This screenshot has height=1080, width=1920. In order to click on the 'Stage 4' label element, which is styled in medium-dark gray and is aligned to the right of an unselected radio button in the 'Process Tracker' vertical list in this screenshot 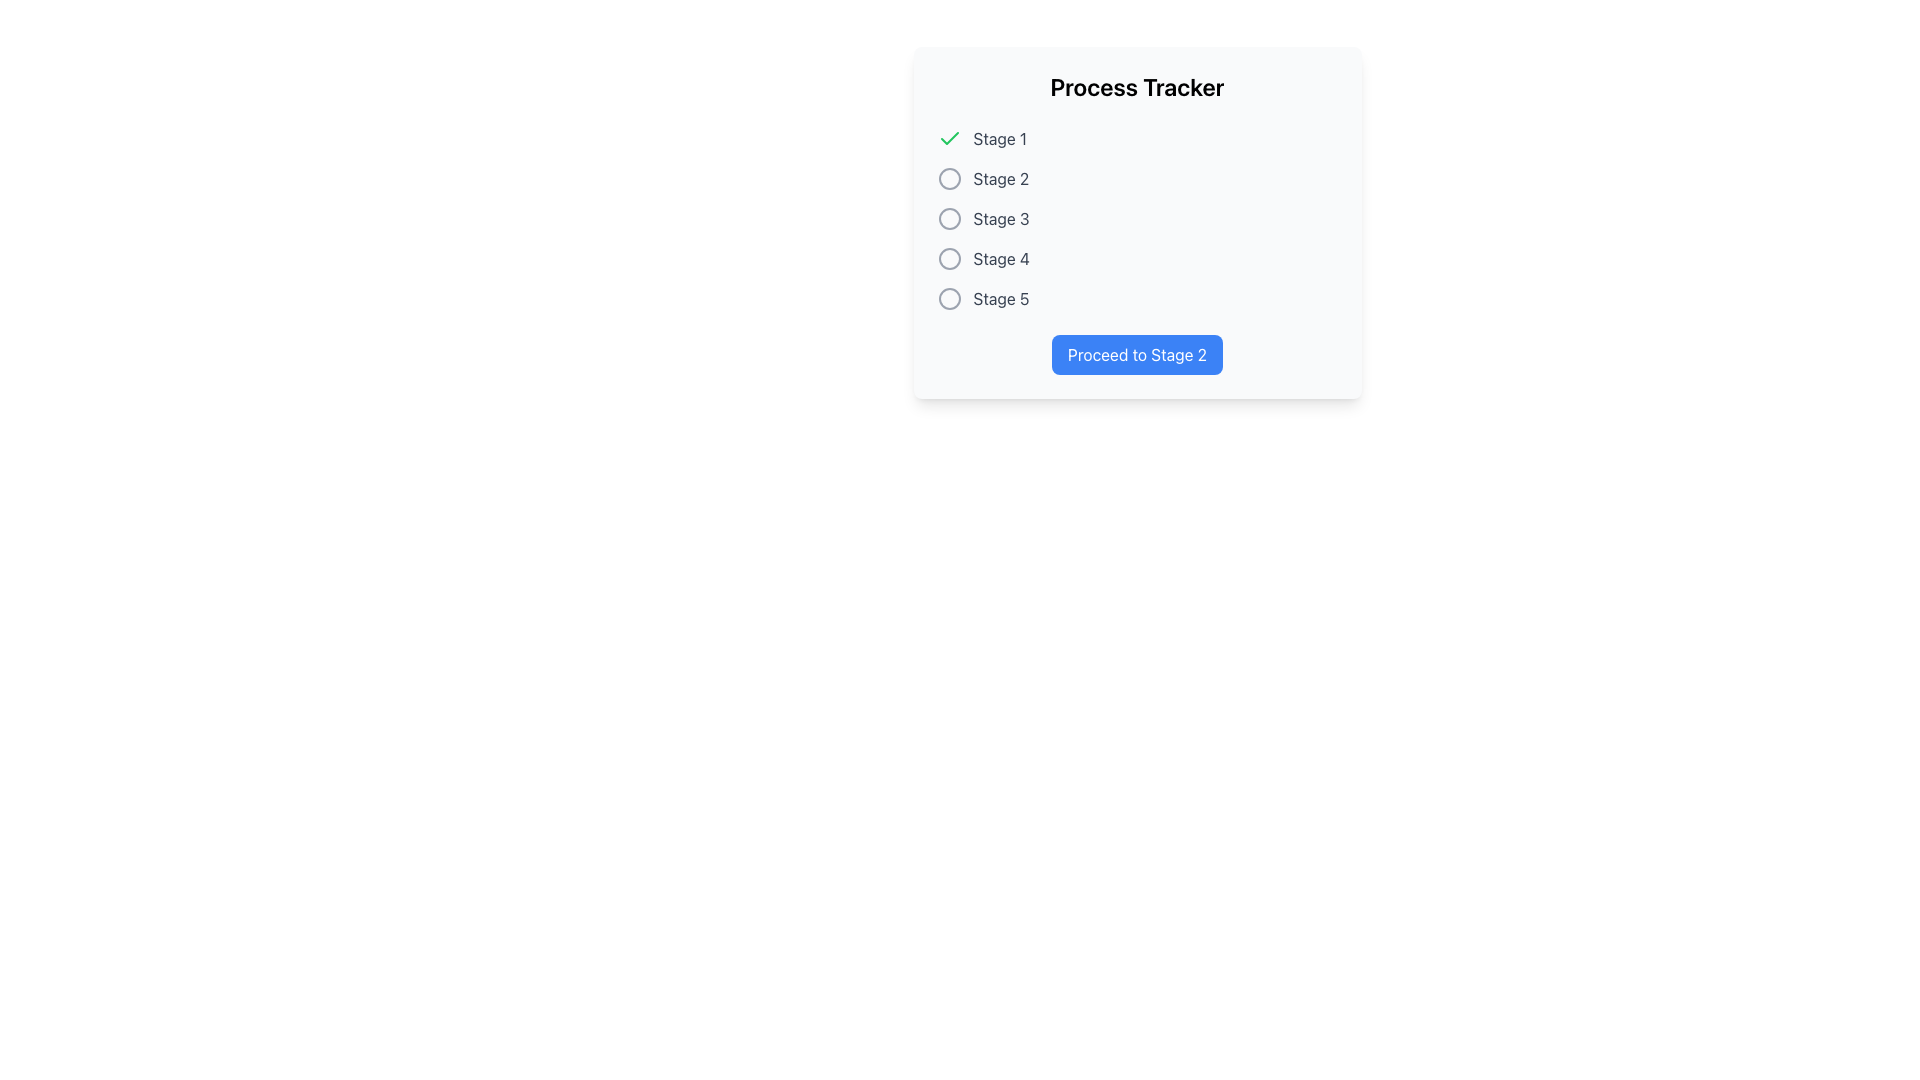, I will do `click(1001, 257)`.